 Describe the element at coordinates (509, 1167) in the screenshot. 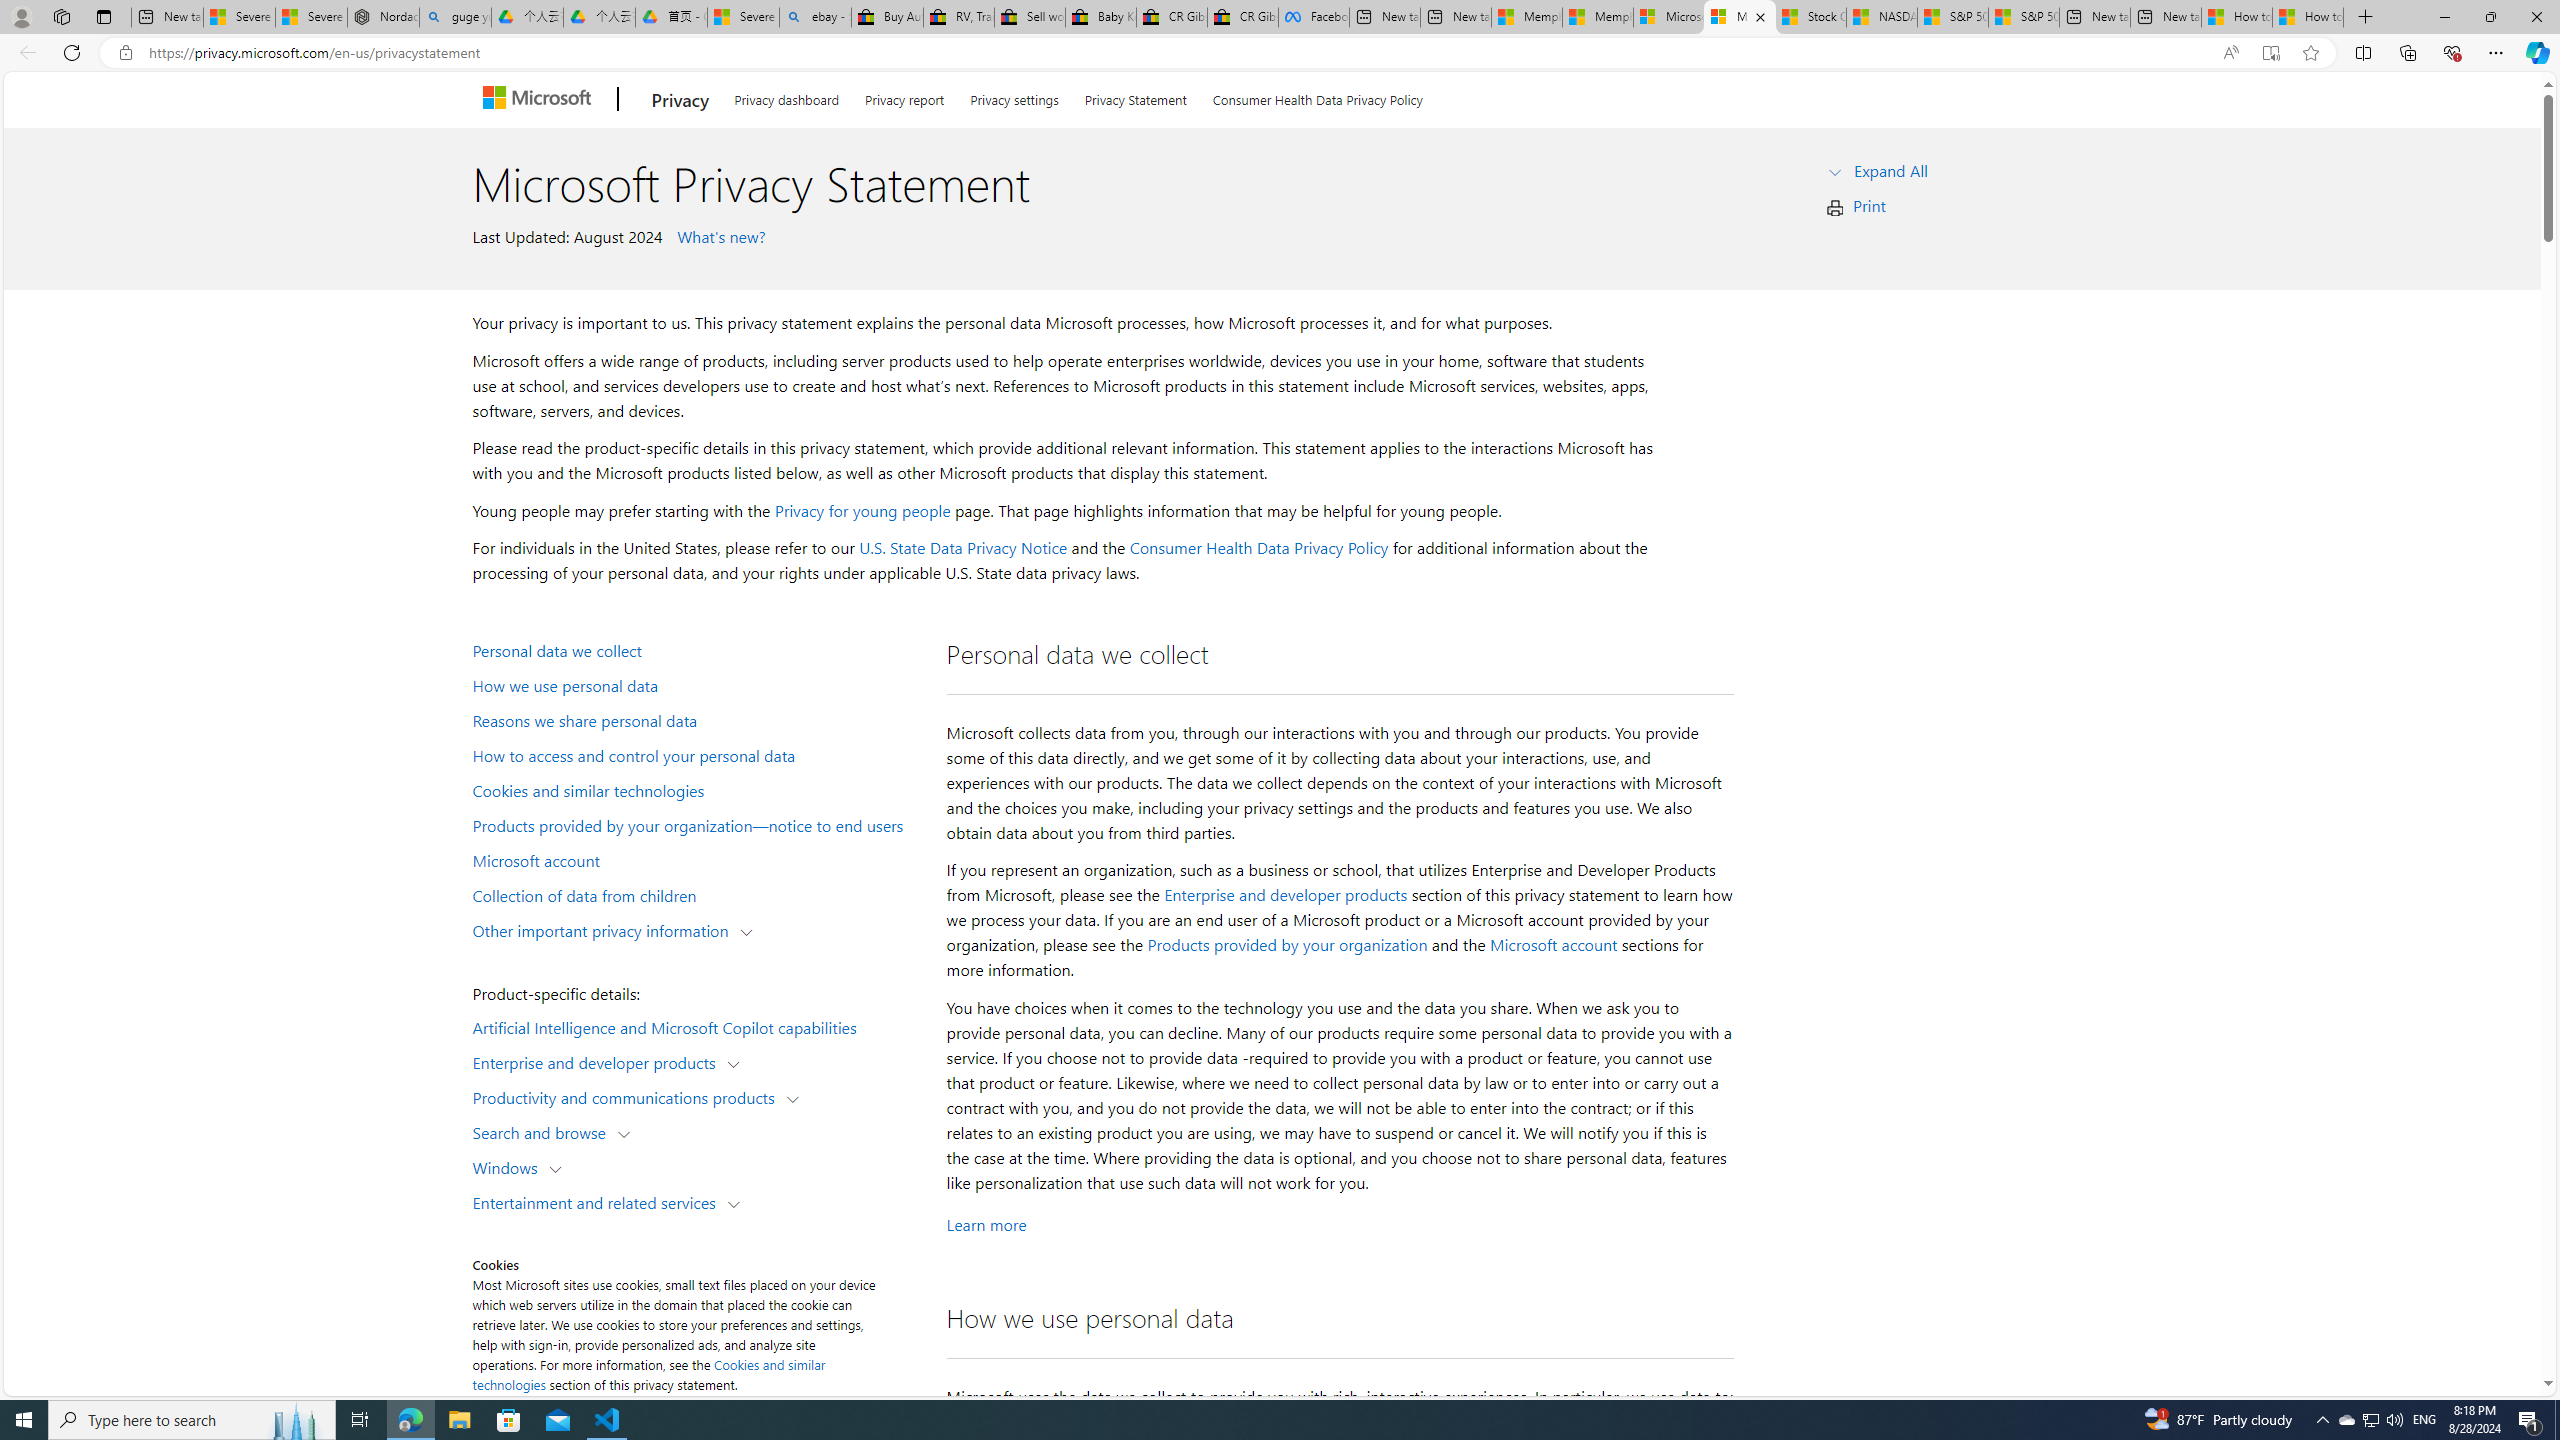

I see `'Windows'` at that location.